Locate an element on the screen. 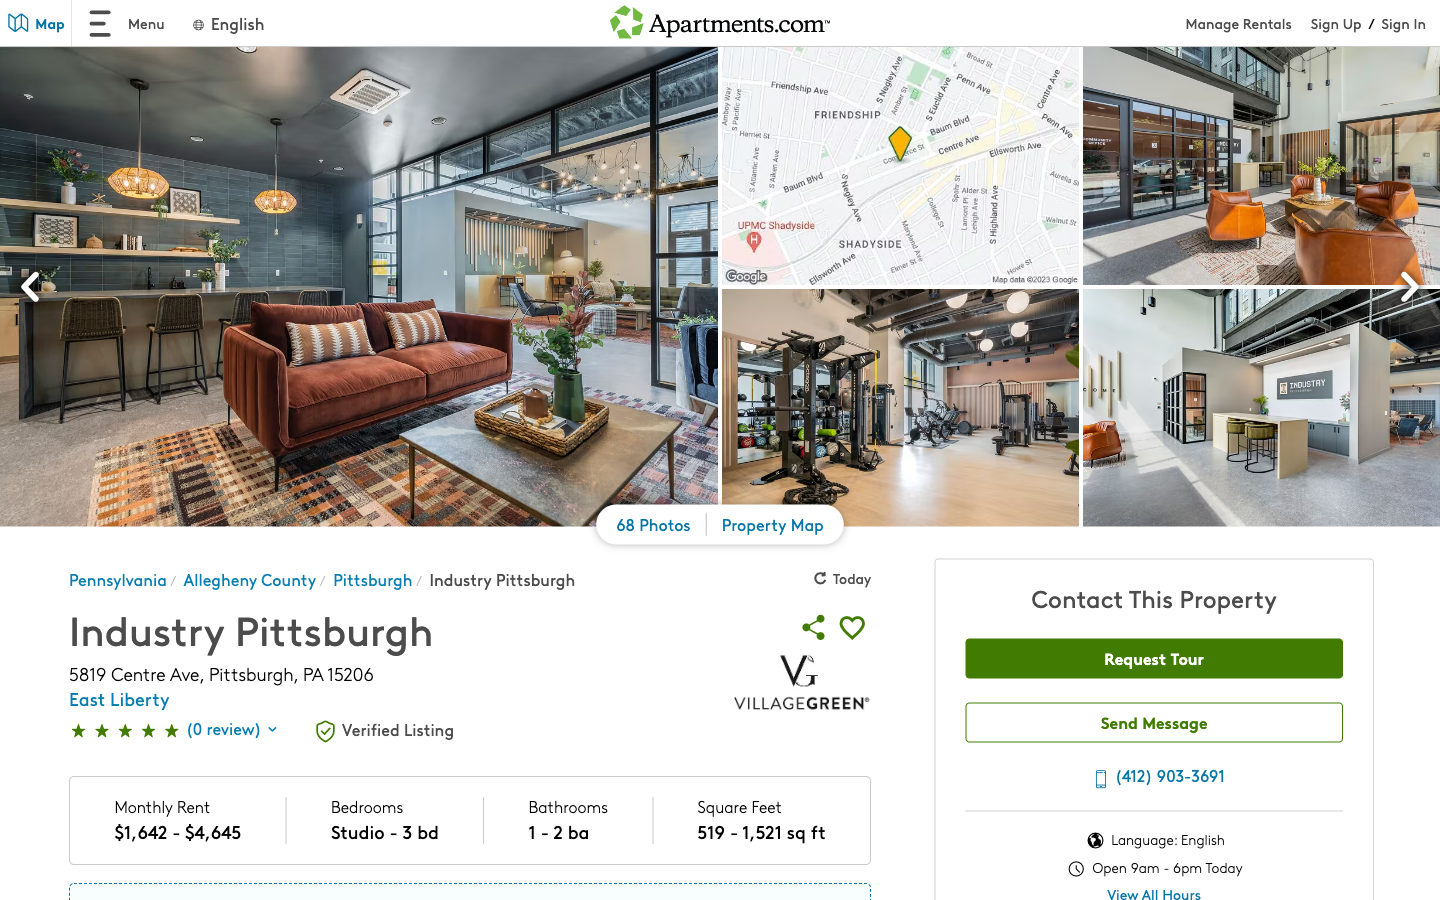 The width and height of the screenshot is (1440, 900). send messages is located at coordinates (1154, 725).